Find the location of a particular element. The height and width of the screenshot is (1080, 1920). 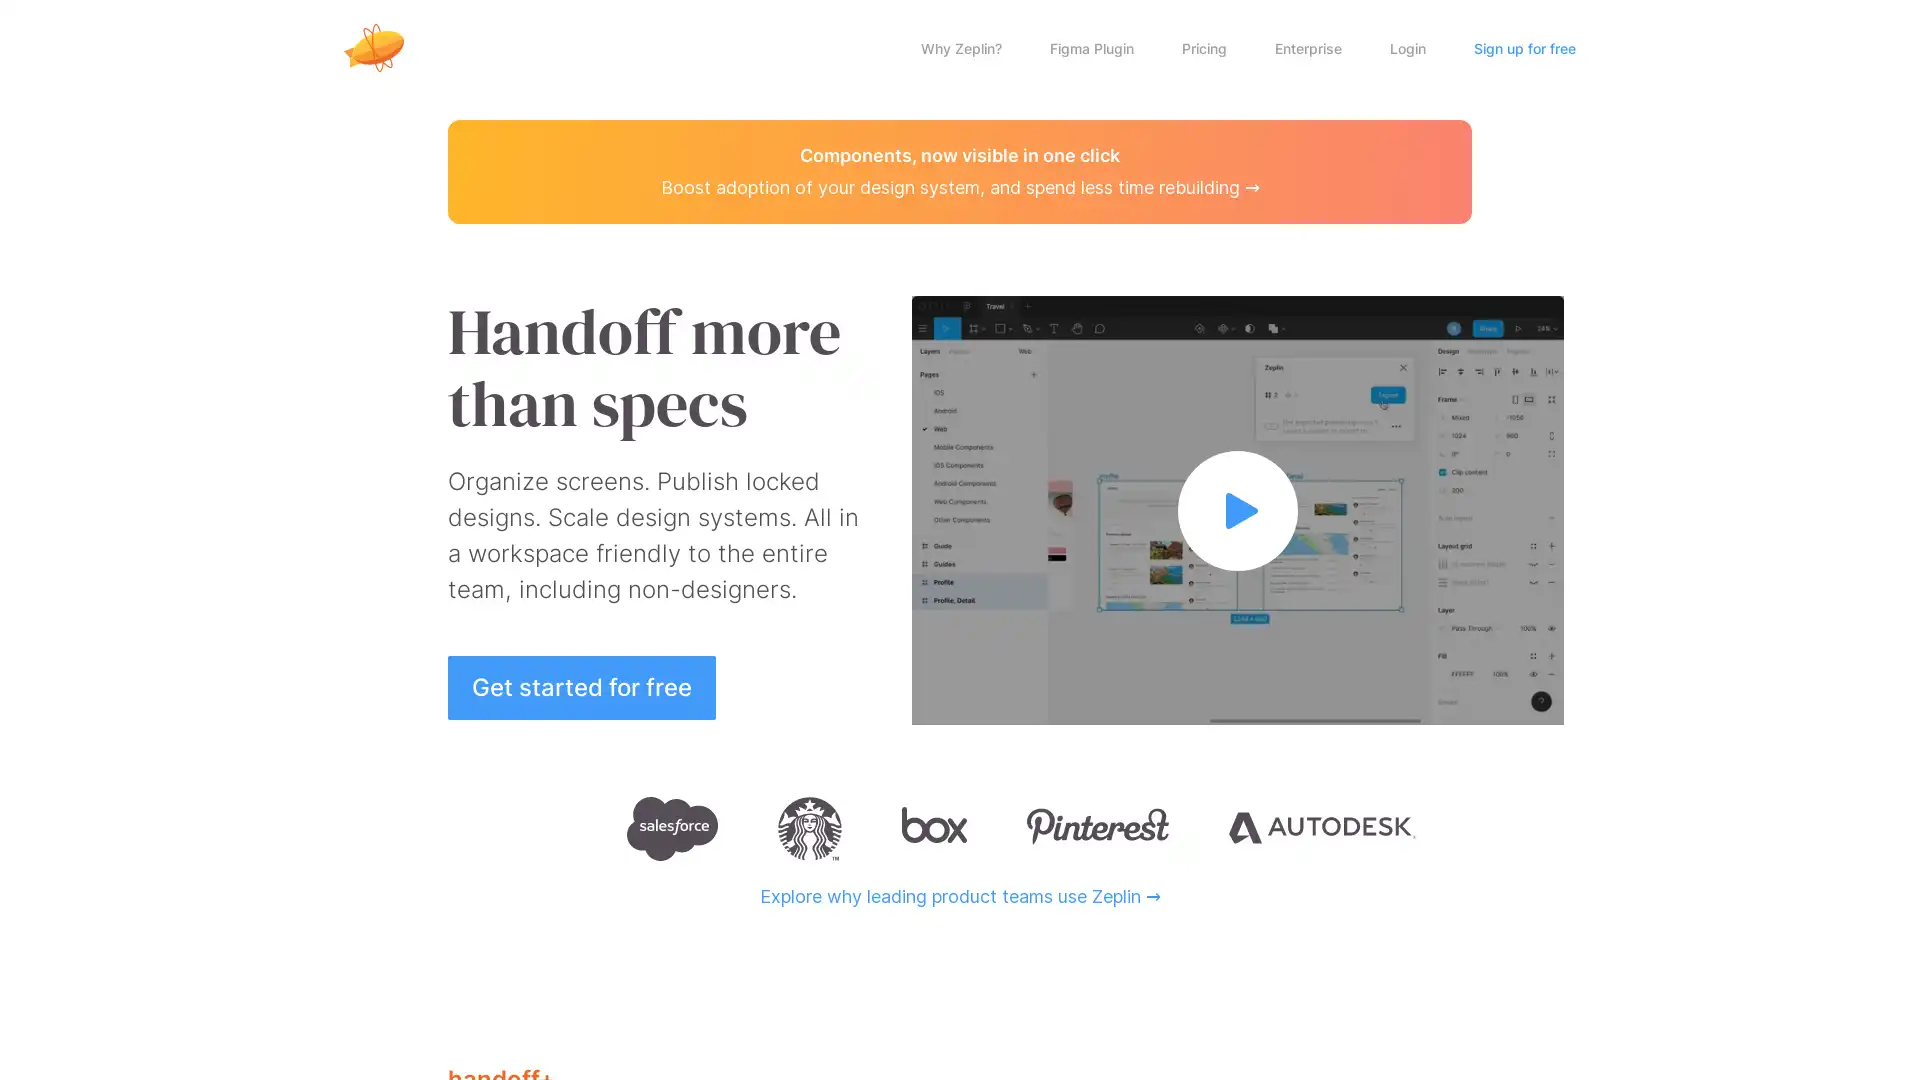

Watch full video is located at coordinates (1237, 509).